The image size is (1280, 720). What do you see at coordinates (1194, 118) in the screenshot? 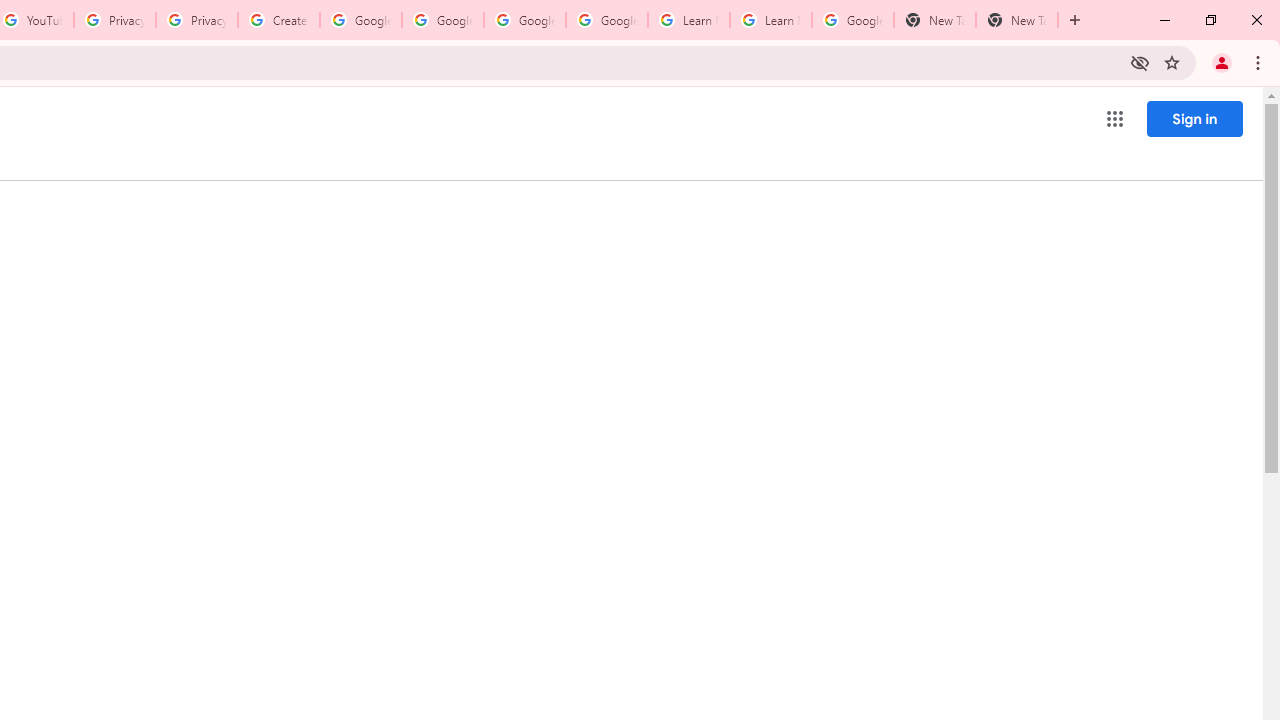
I see `'Sign in'` at bounding box center [1194, 118].